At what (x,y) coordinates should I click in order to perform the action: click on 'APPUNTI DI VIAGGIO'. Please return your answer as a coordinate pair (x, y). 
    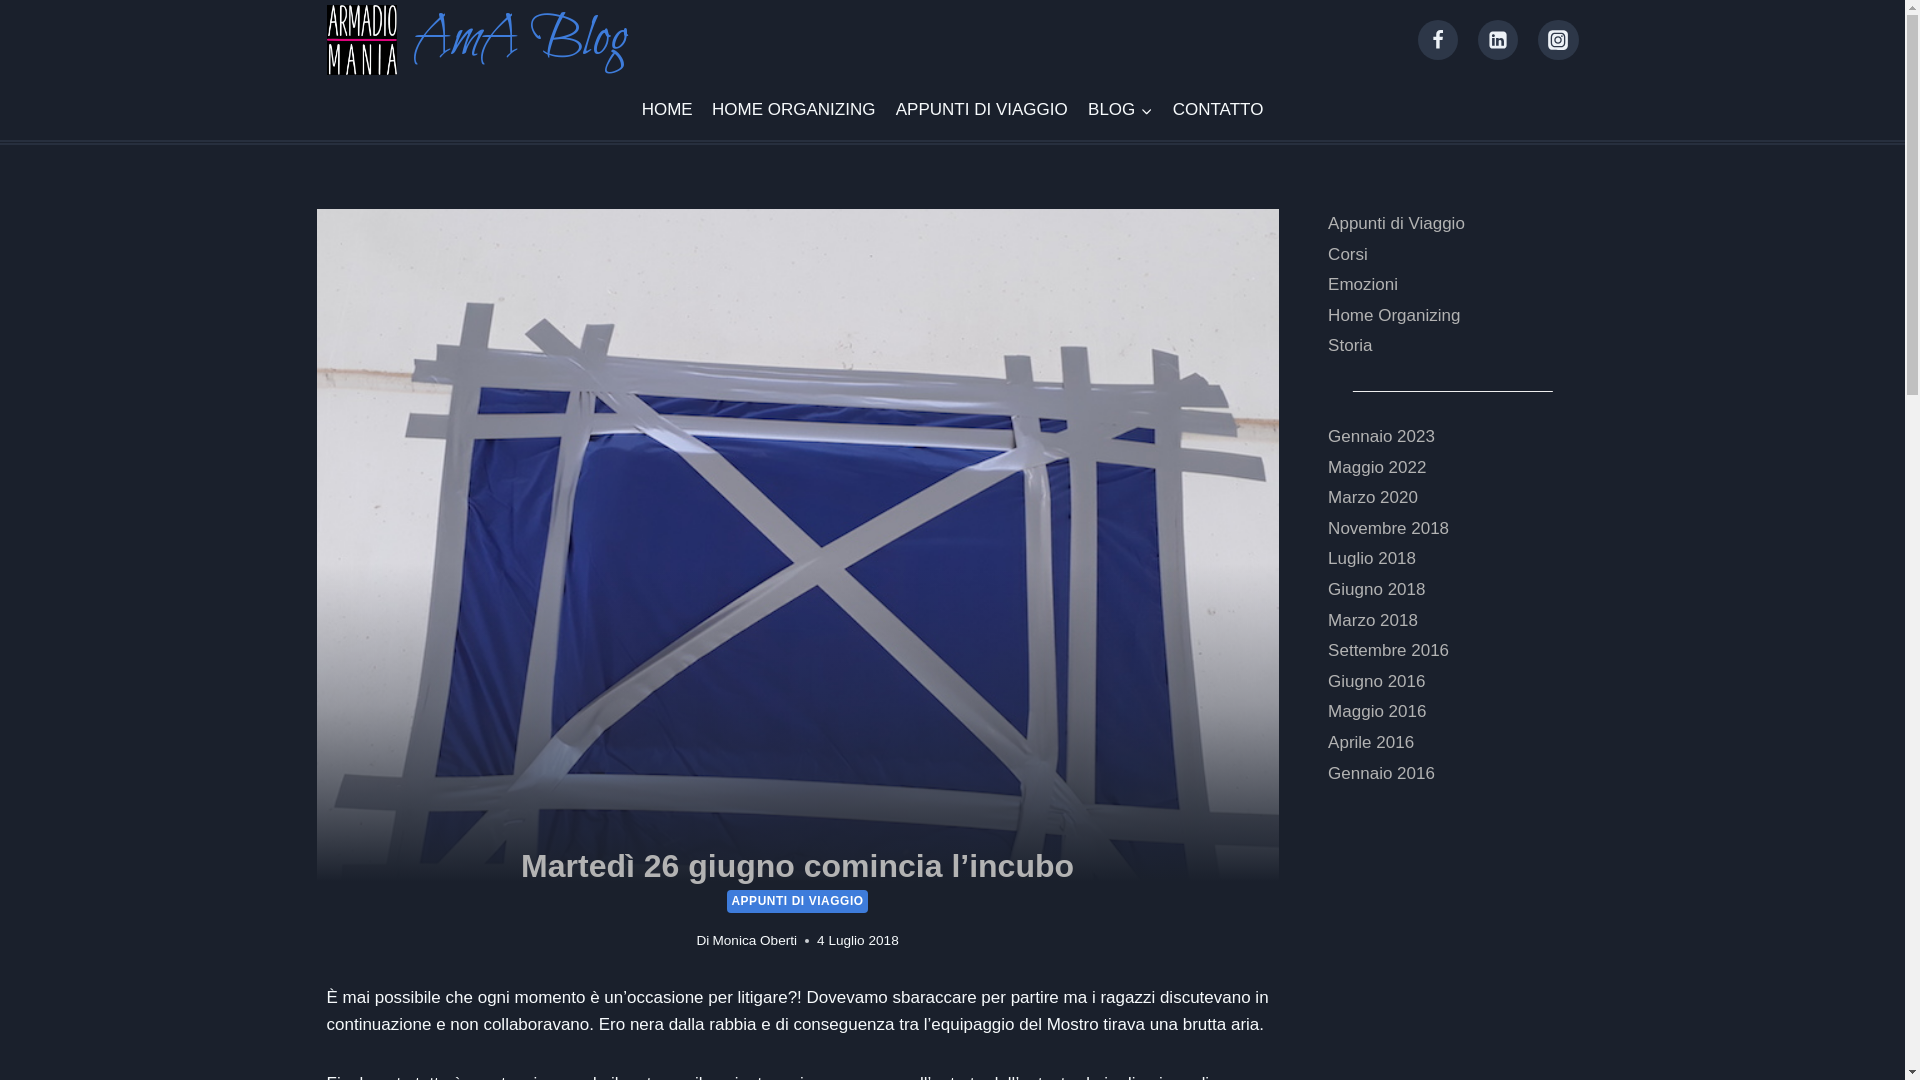
    Looking at the image, I should click on (982, 110).